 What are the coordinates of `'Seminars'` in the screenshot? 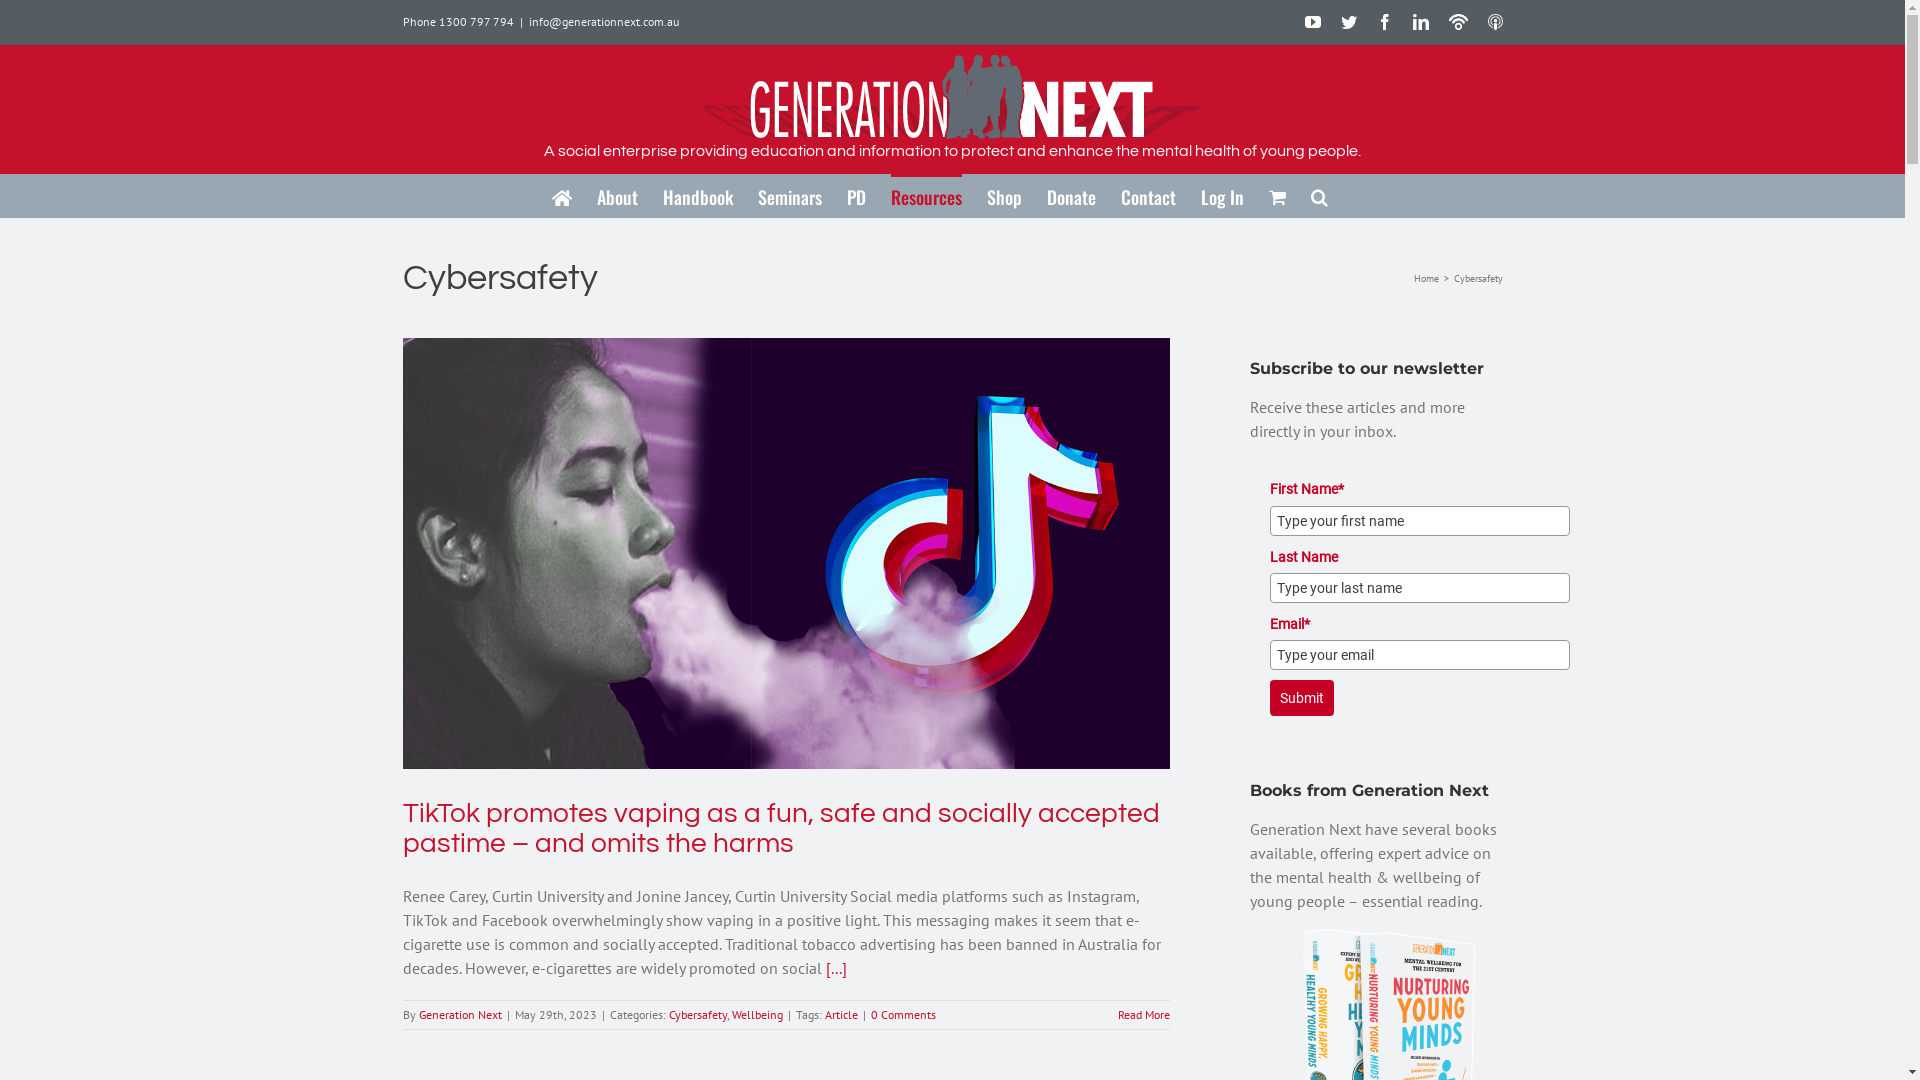 It's located at (789, 195).